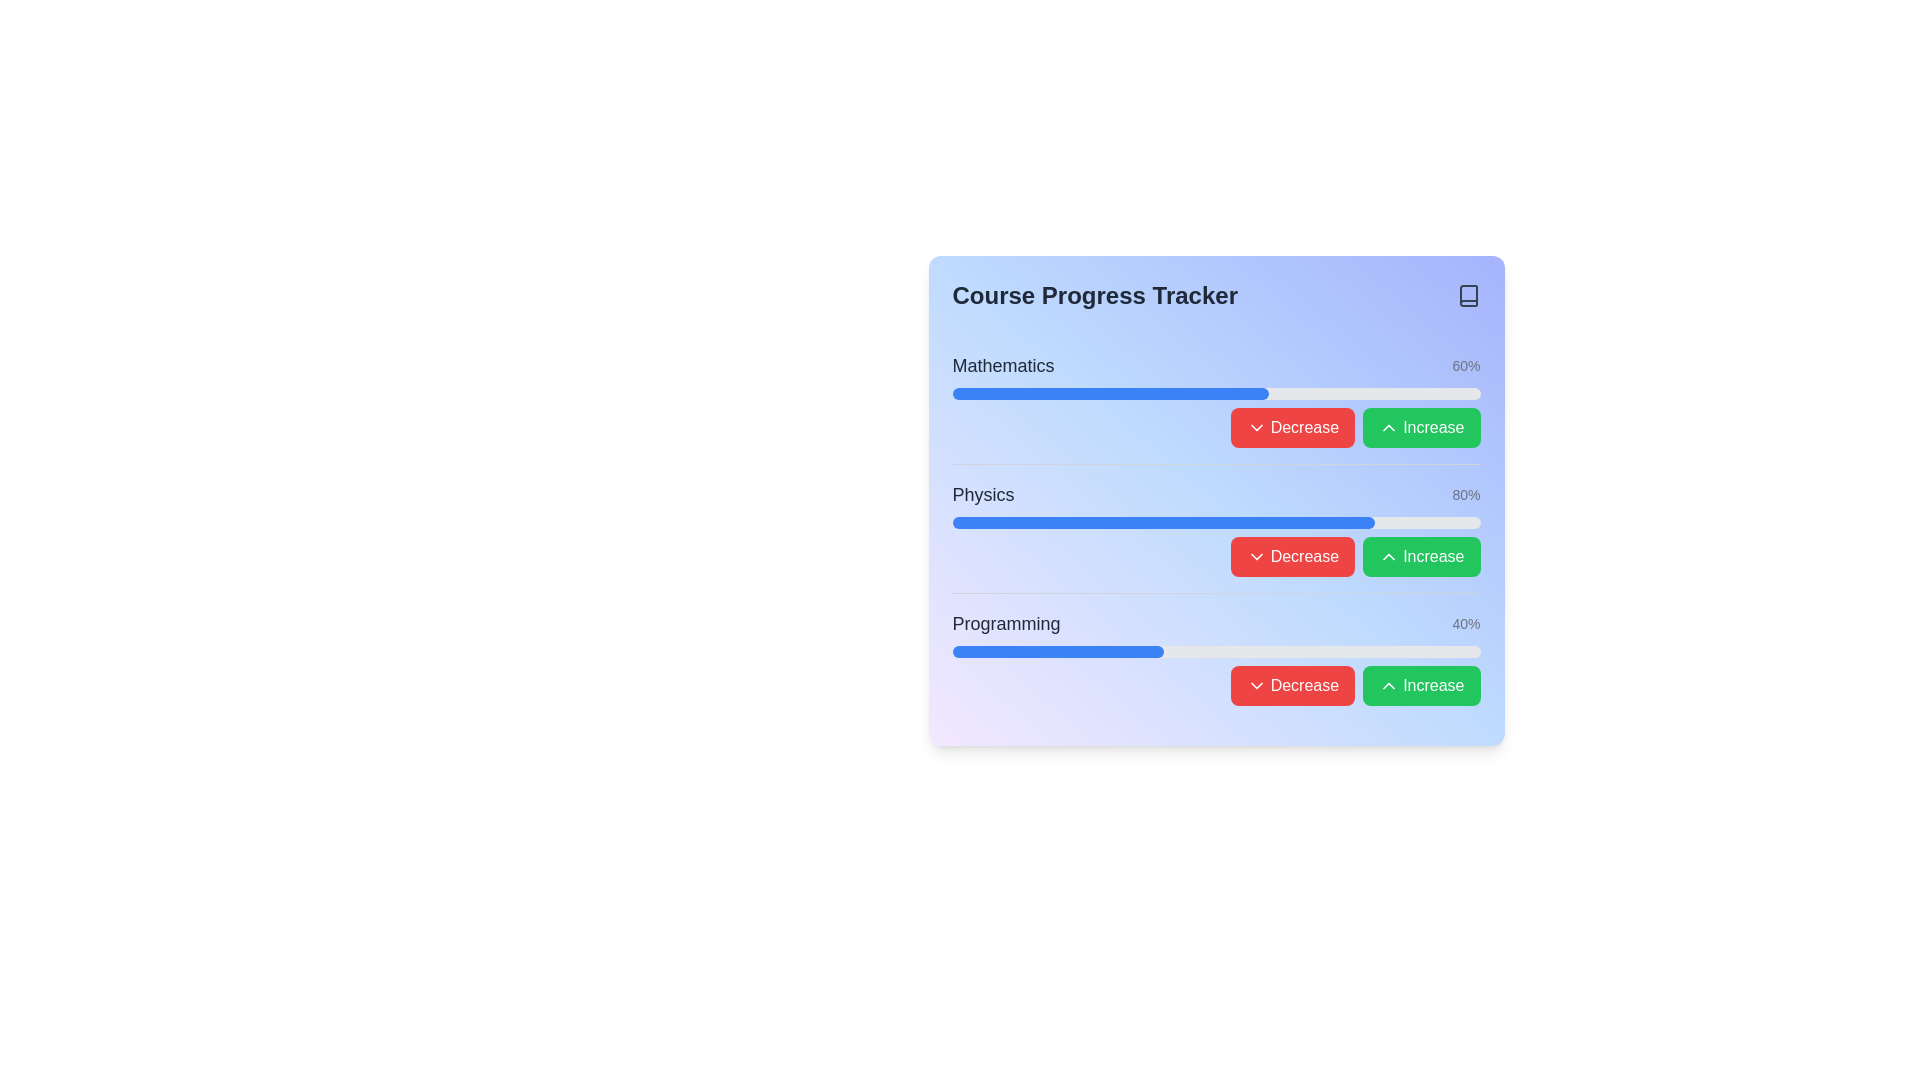 The height and width of the screenshot is (1080, 1920). Describe the element at coordinates (1466, 366) in the screenshot. I see `the static text displaying '60%' within the progress tracker layout, located to the right of the 'Mathematics' progress bar` at that location.